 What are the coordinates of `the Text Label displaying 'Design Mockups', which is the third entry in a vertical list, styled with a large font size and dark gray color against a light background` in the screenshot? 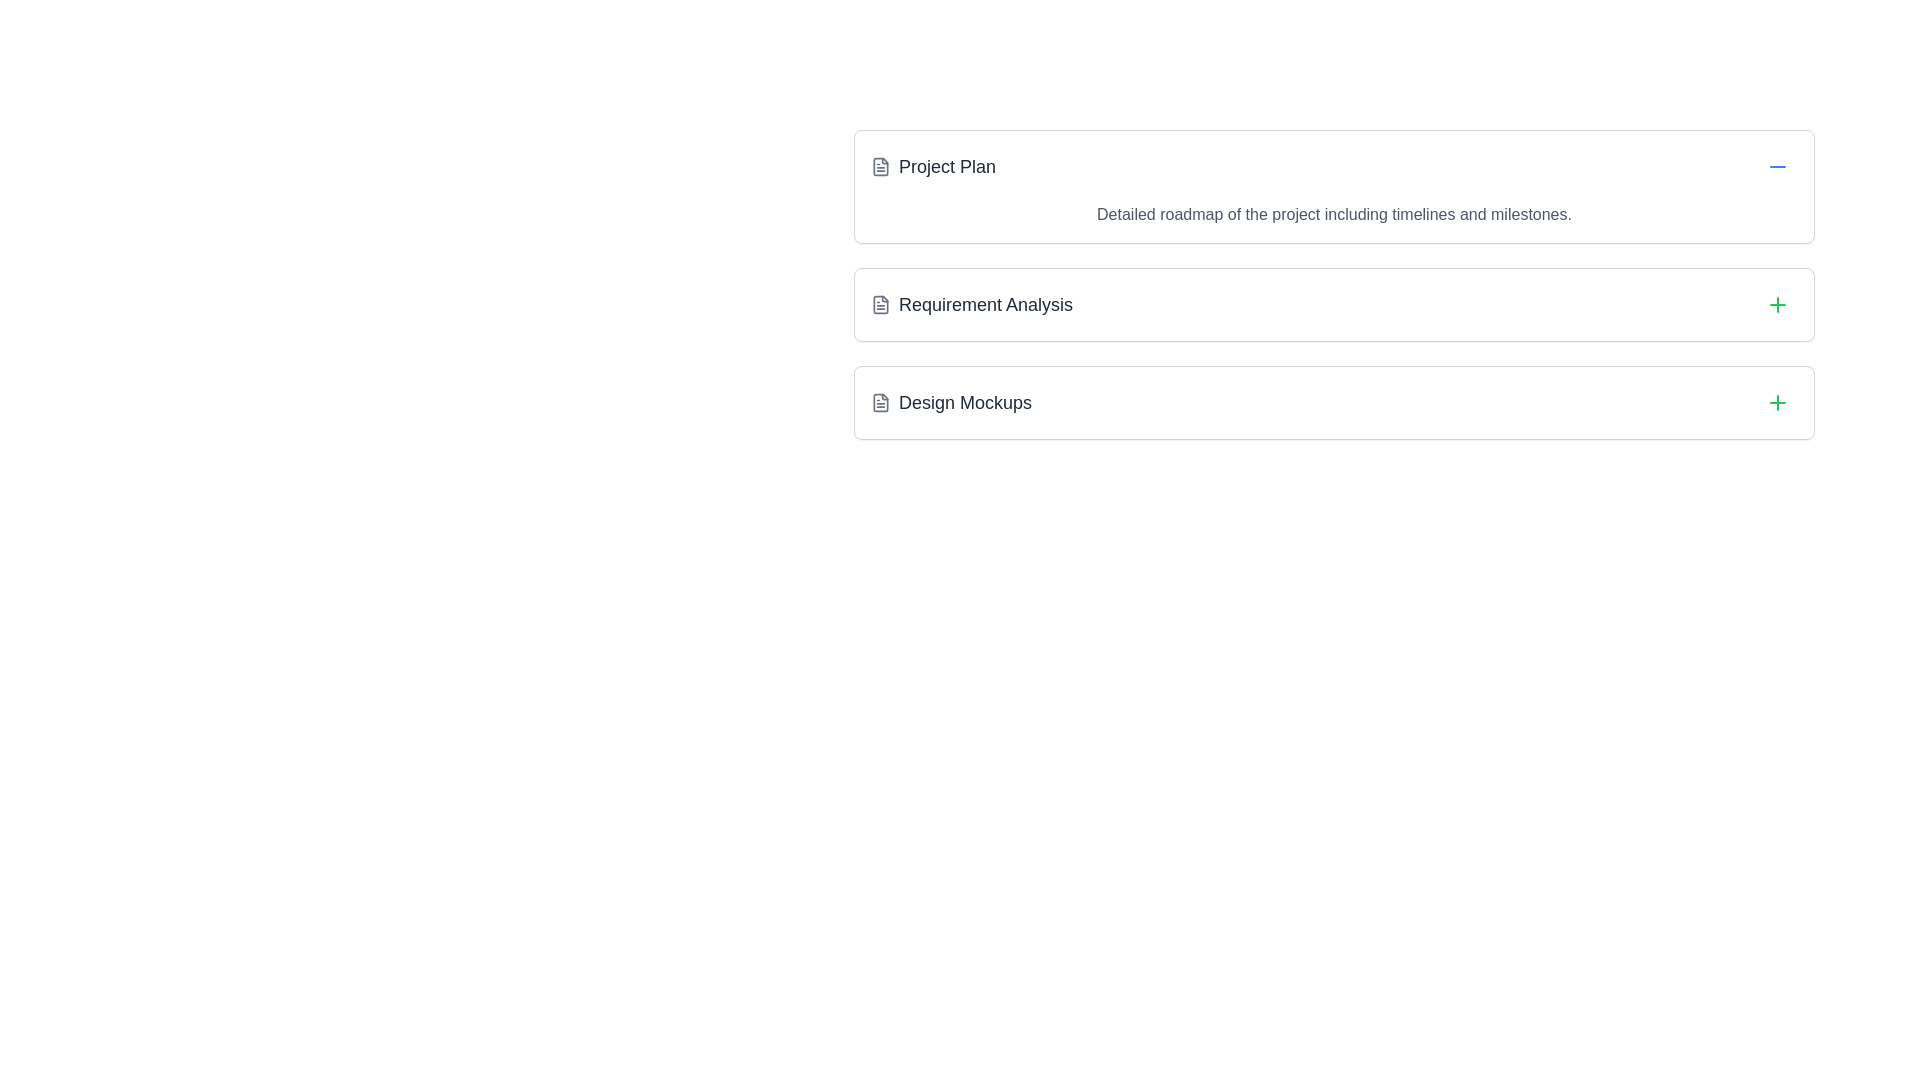 It's located at (965, 402).